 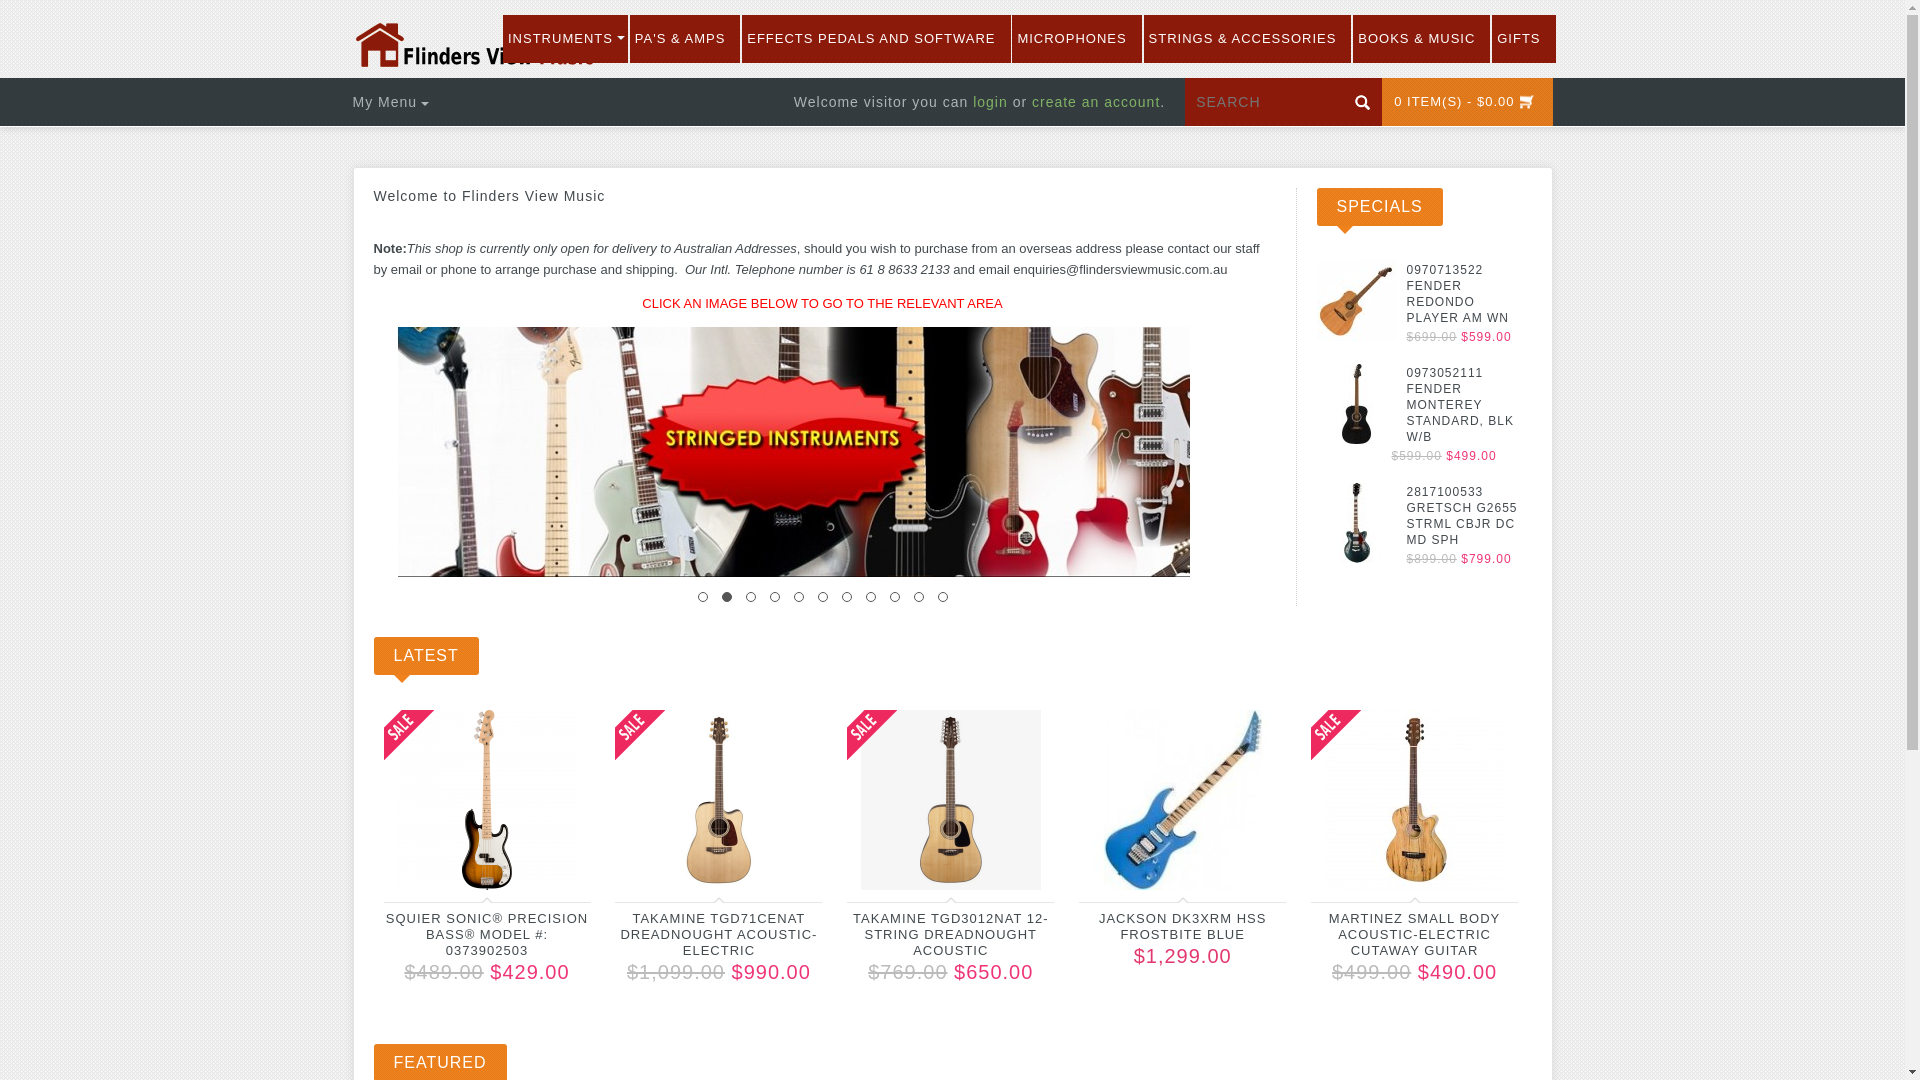 What do you see at coordinates (917, 596) in the screenshot?
I see `'10'` at bounding box center [917, 596].